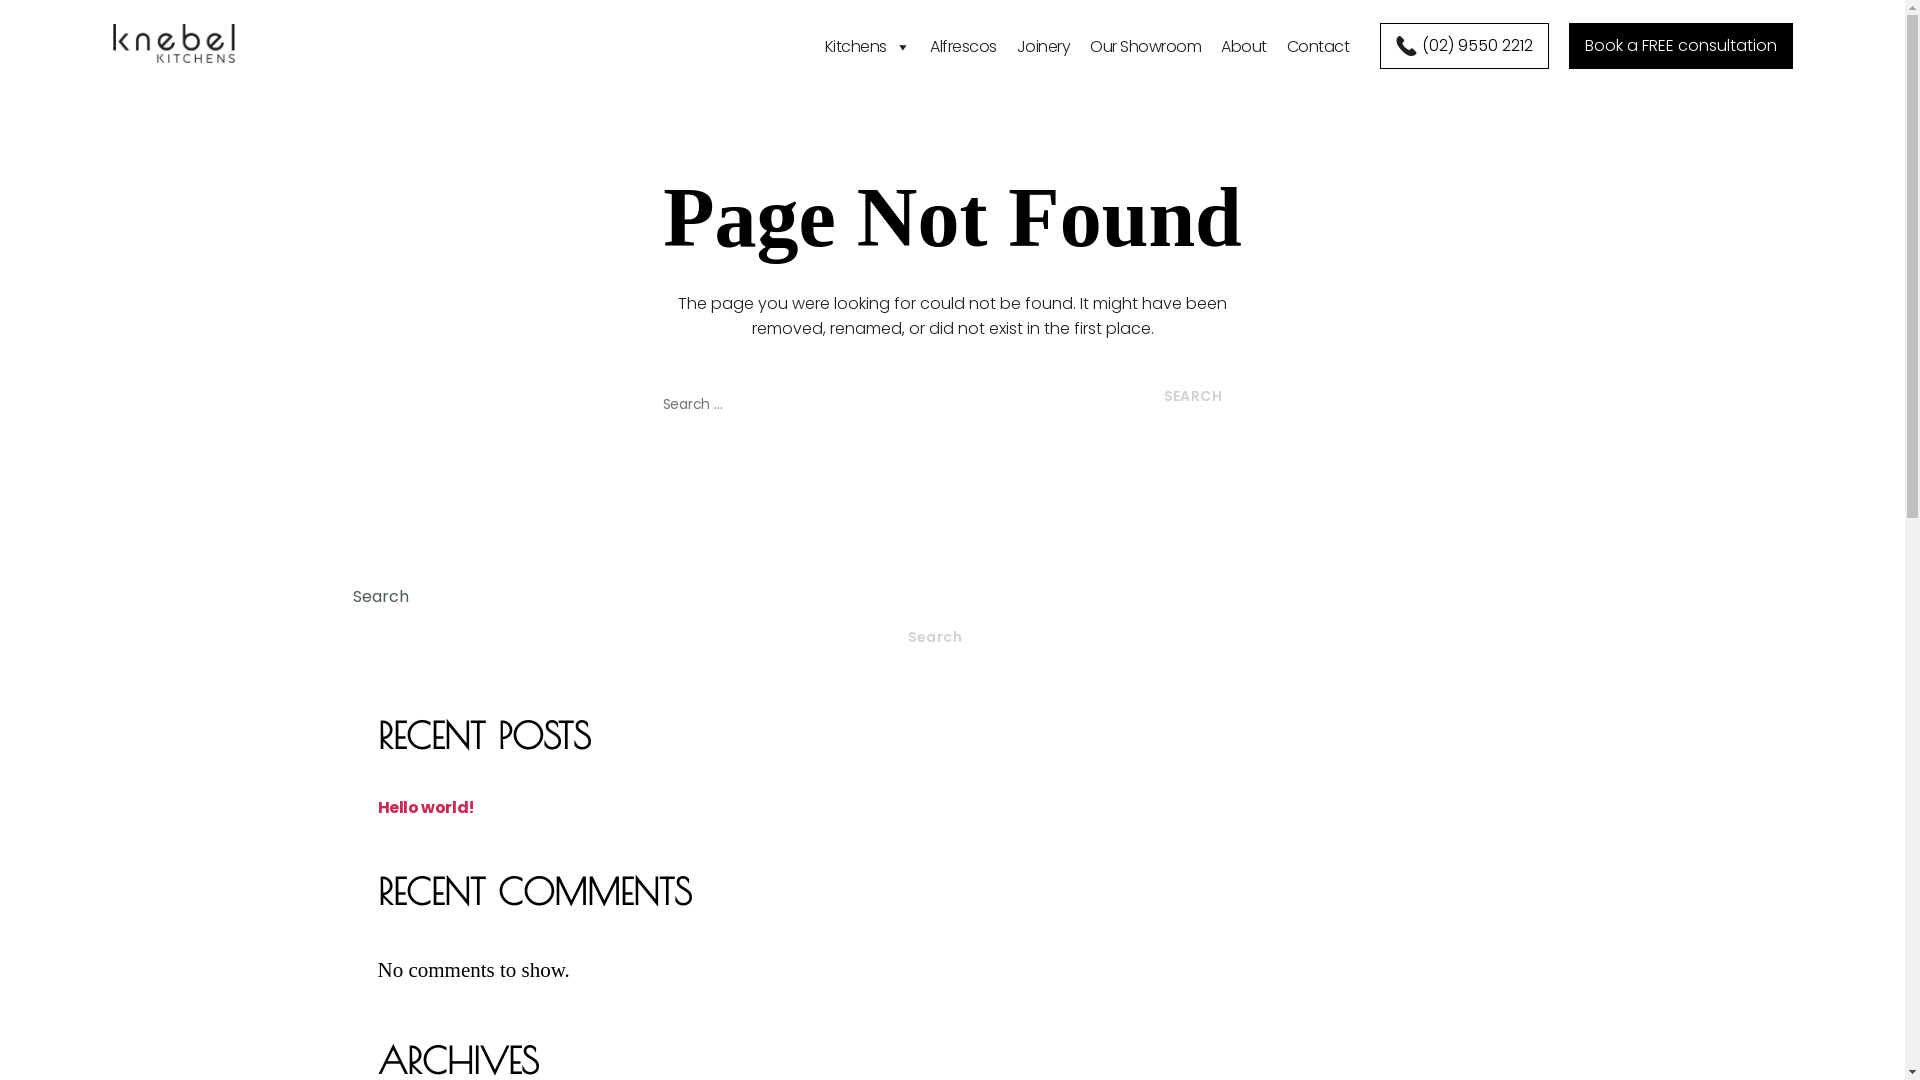 Image resolution: width=1920 pixels, height=1080 pixels. Describe the element at coordinates (1042, 39) in the screenshot. I see `'Joinery'` at that location.